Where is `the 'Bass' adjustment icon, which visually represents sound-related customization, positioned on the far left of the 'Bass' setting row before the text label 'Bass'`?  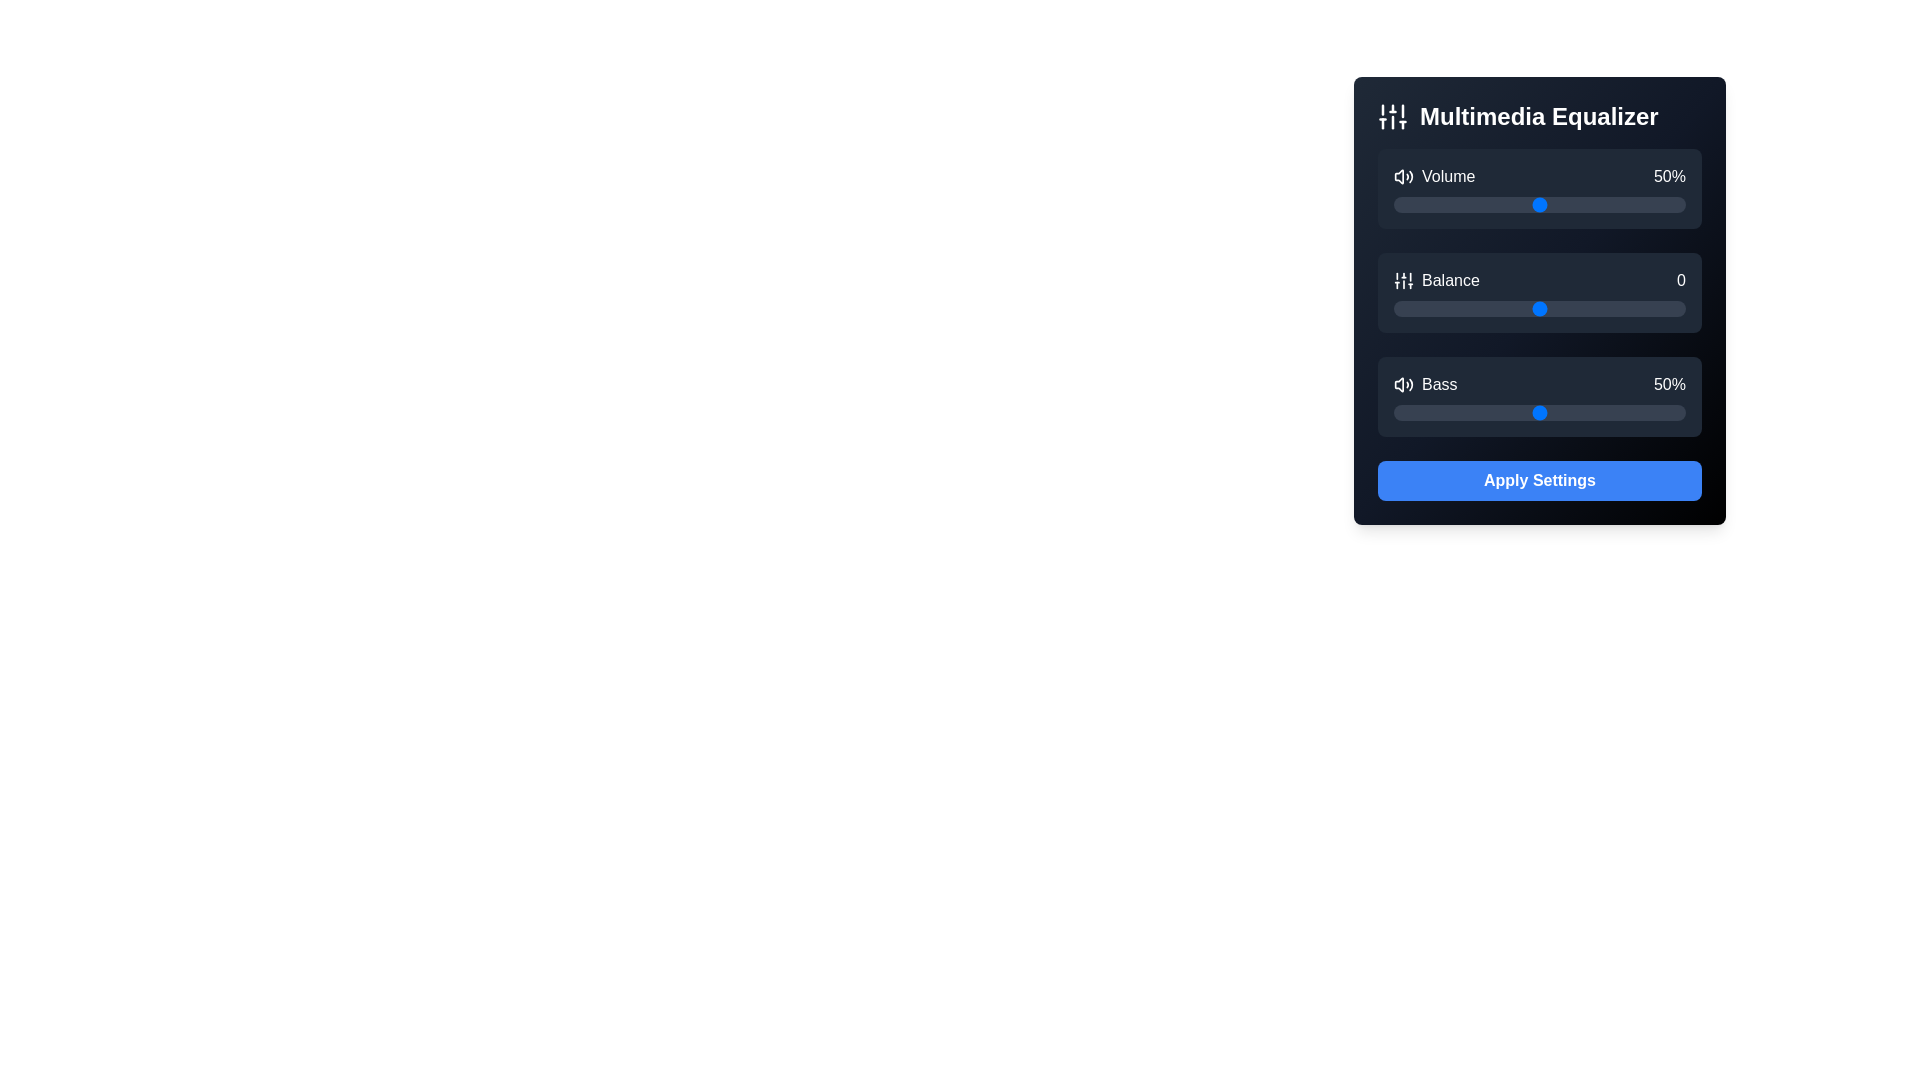
the 'Bass' adjustment icon, which visually represents sound-related customization, positioned on the far left of the 'Bass' setting row before the text label 'Bass' is located at coordinates (1402, 385).